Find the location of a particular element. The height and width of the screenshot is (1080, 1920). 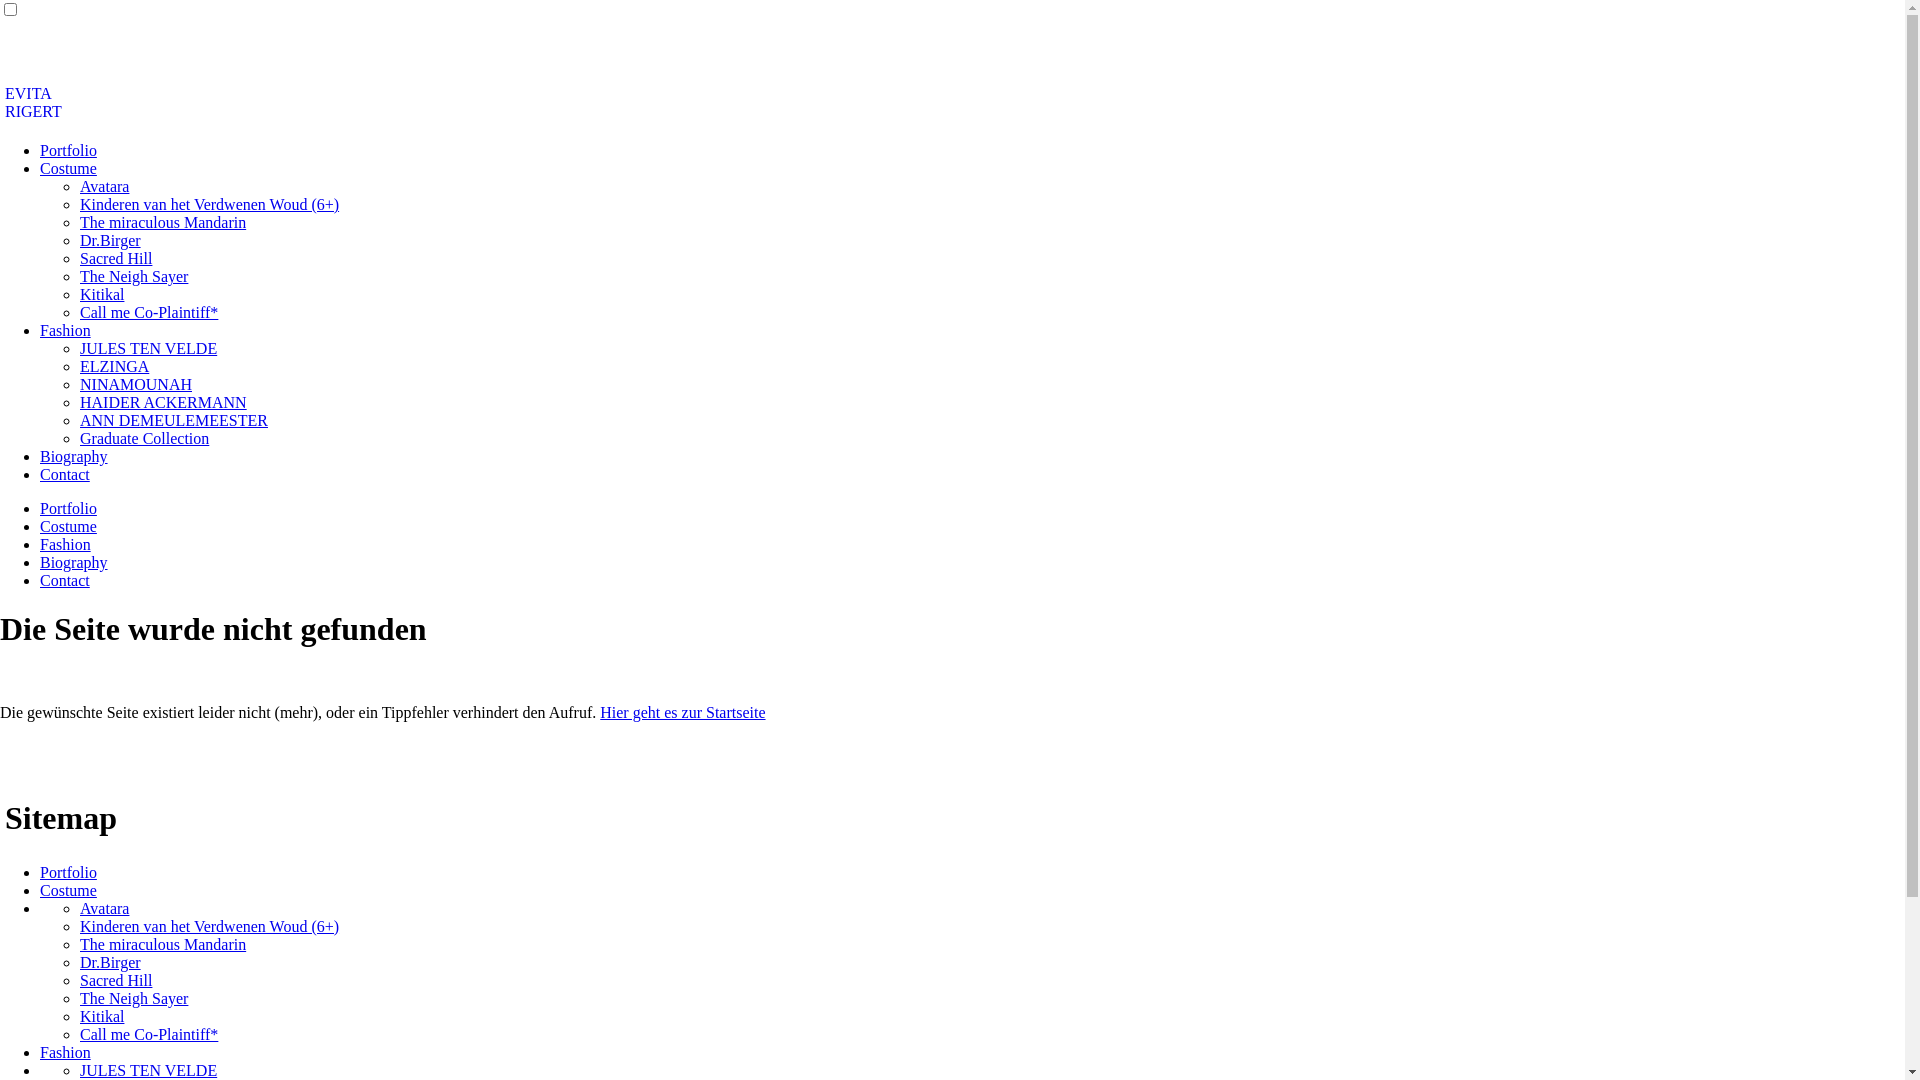

'Call me Co-Plaintiff*' is located at coordinates (80, 312).